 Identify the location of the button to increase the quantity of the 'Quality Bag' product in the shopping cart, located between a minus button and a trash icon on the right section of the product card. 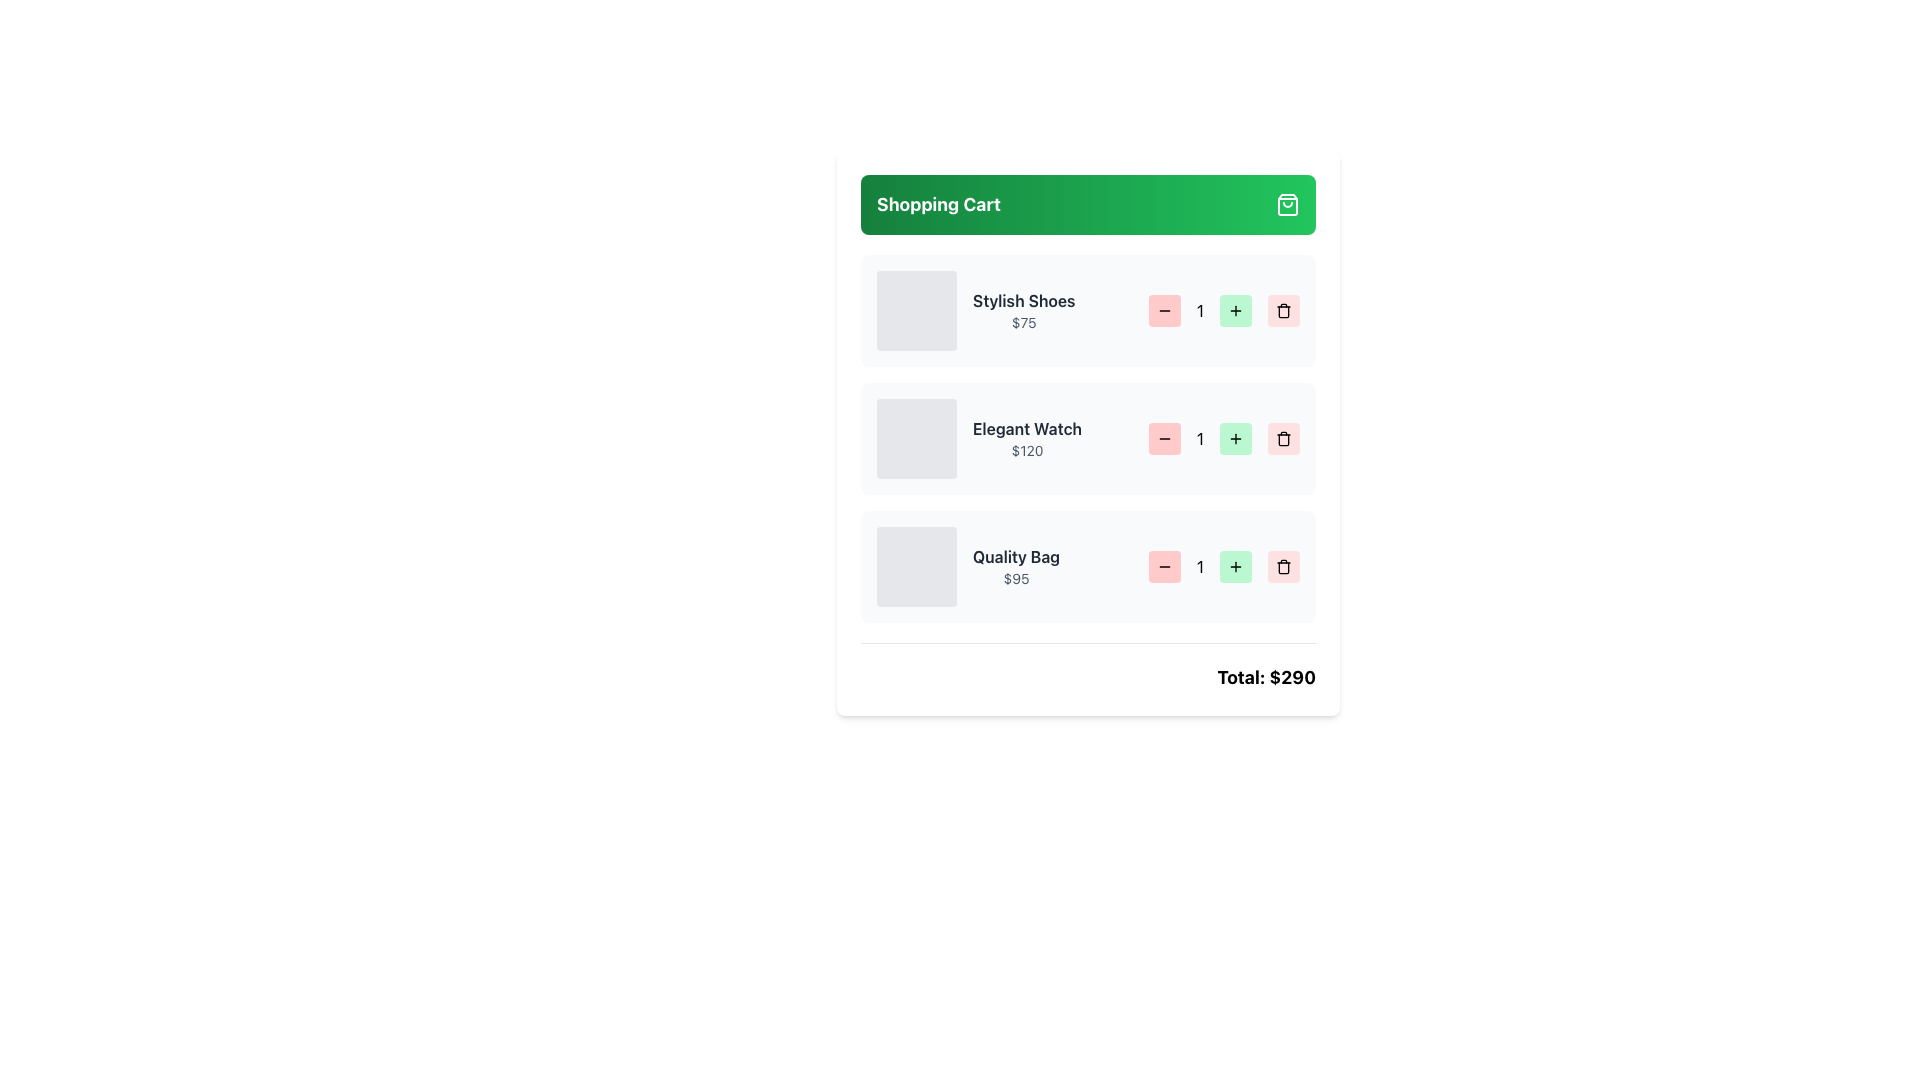
(1223, 567).